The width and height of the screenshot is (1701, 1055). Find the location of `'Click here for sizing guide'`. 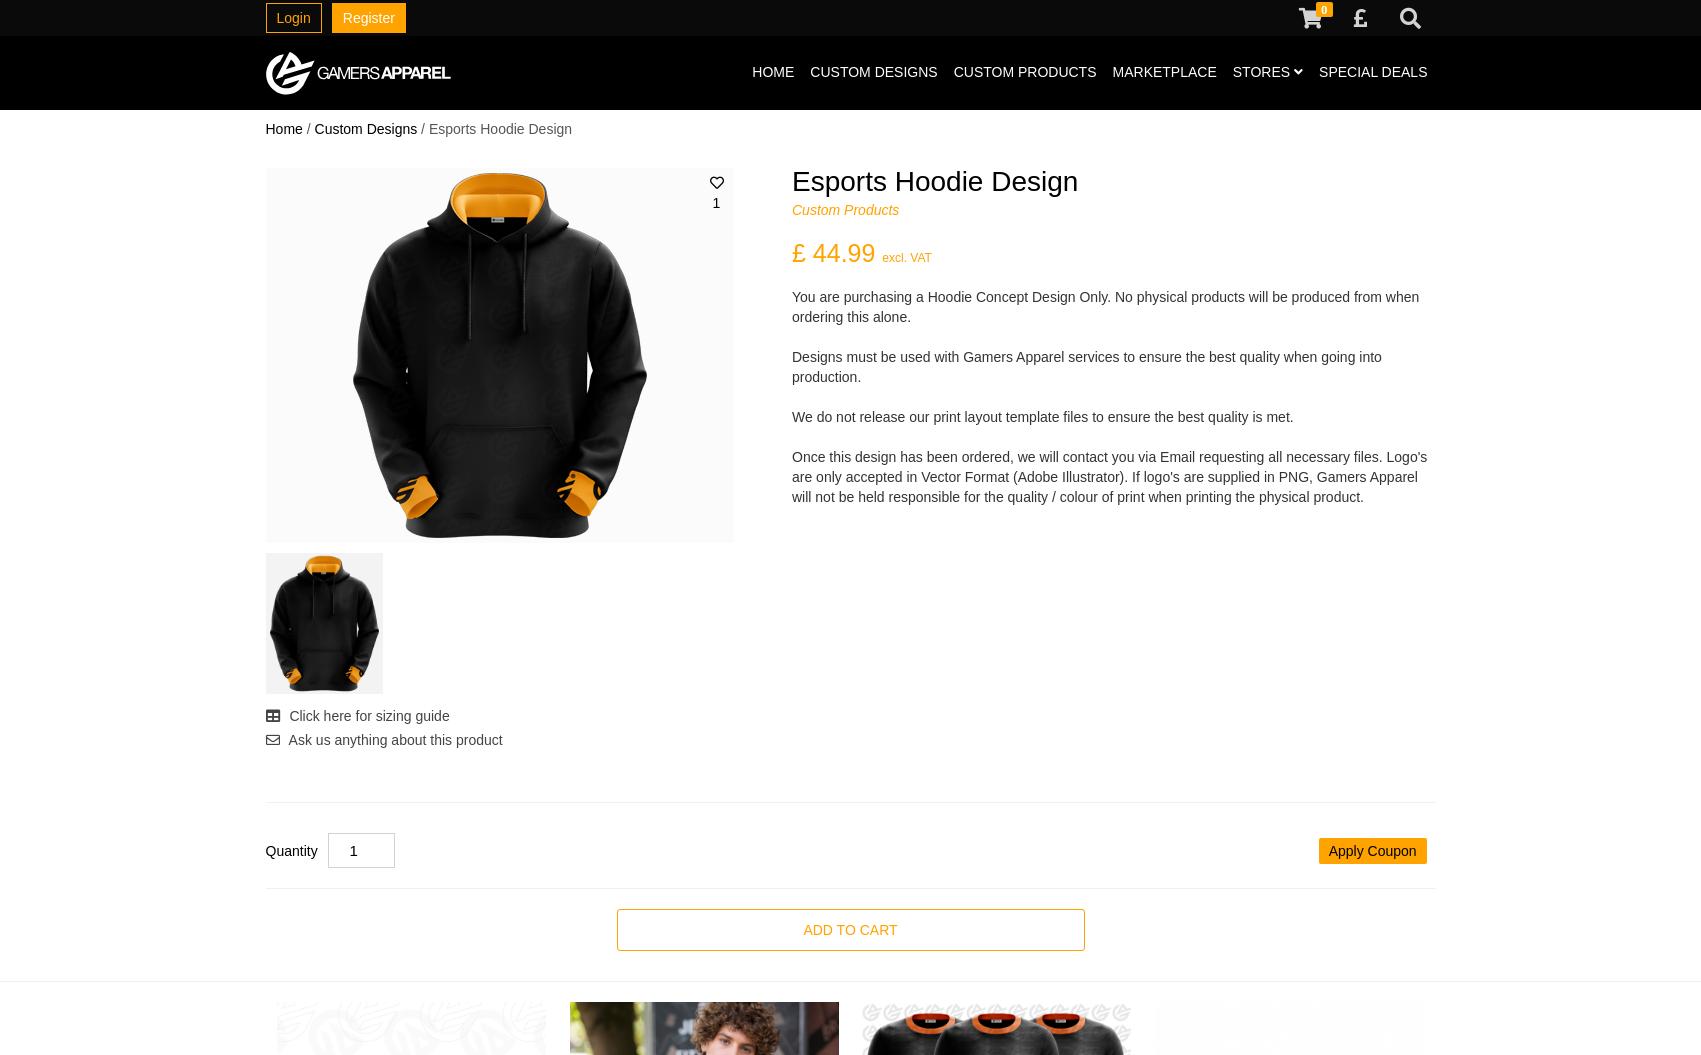

'Click here for sizing guide' is located at coordinates (366, 716).